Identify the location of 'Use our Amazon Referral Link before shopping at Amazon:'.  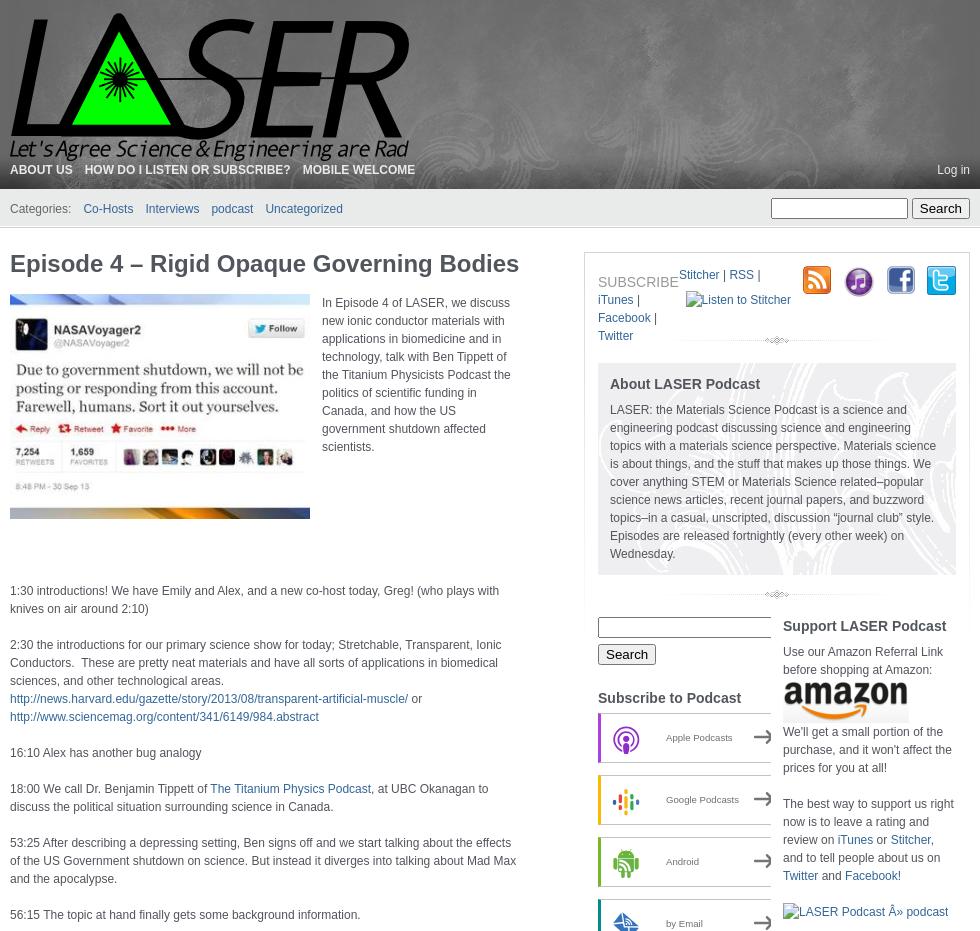
(862, 661).